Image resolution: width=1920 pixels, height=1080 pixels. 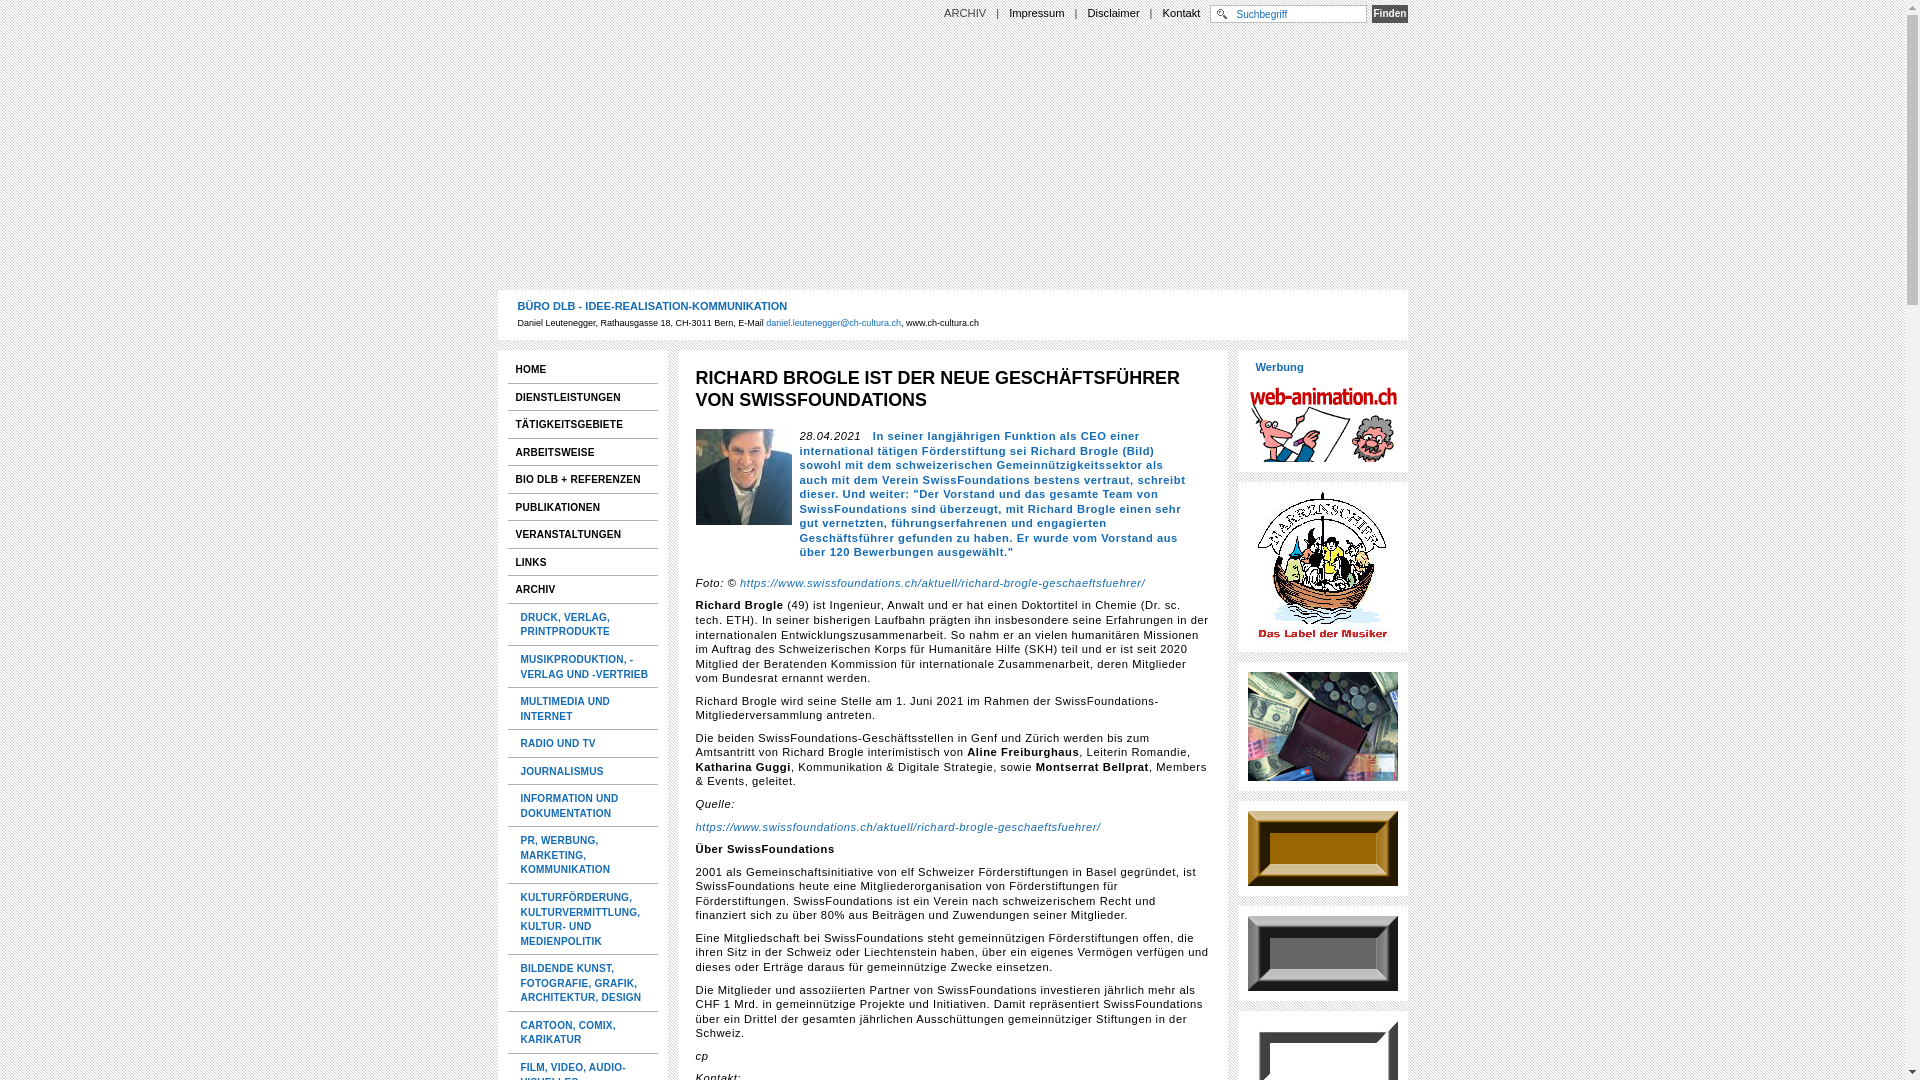 What do you see at coordinates (1323, 726) in the screenshot?
I see `'m-e-r-c-i-'` at bounding box center [1323, 726].